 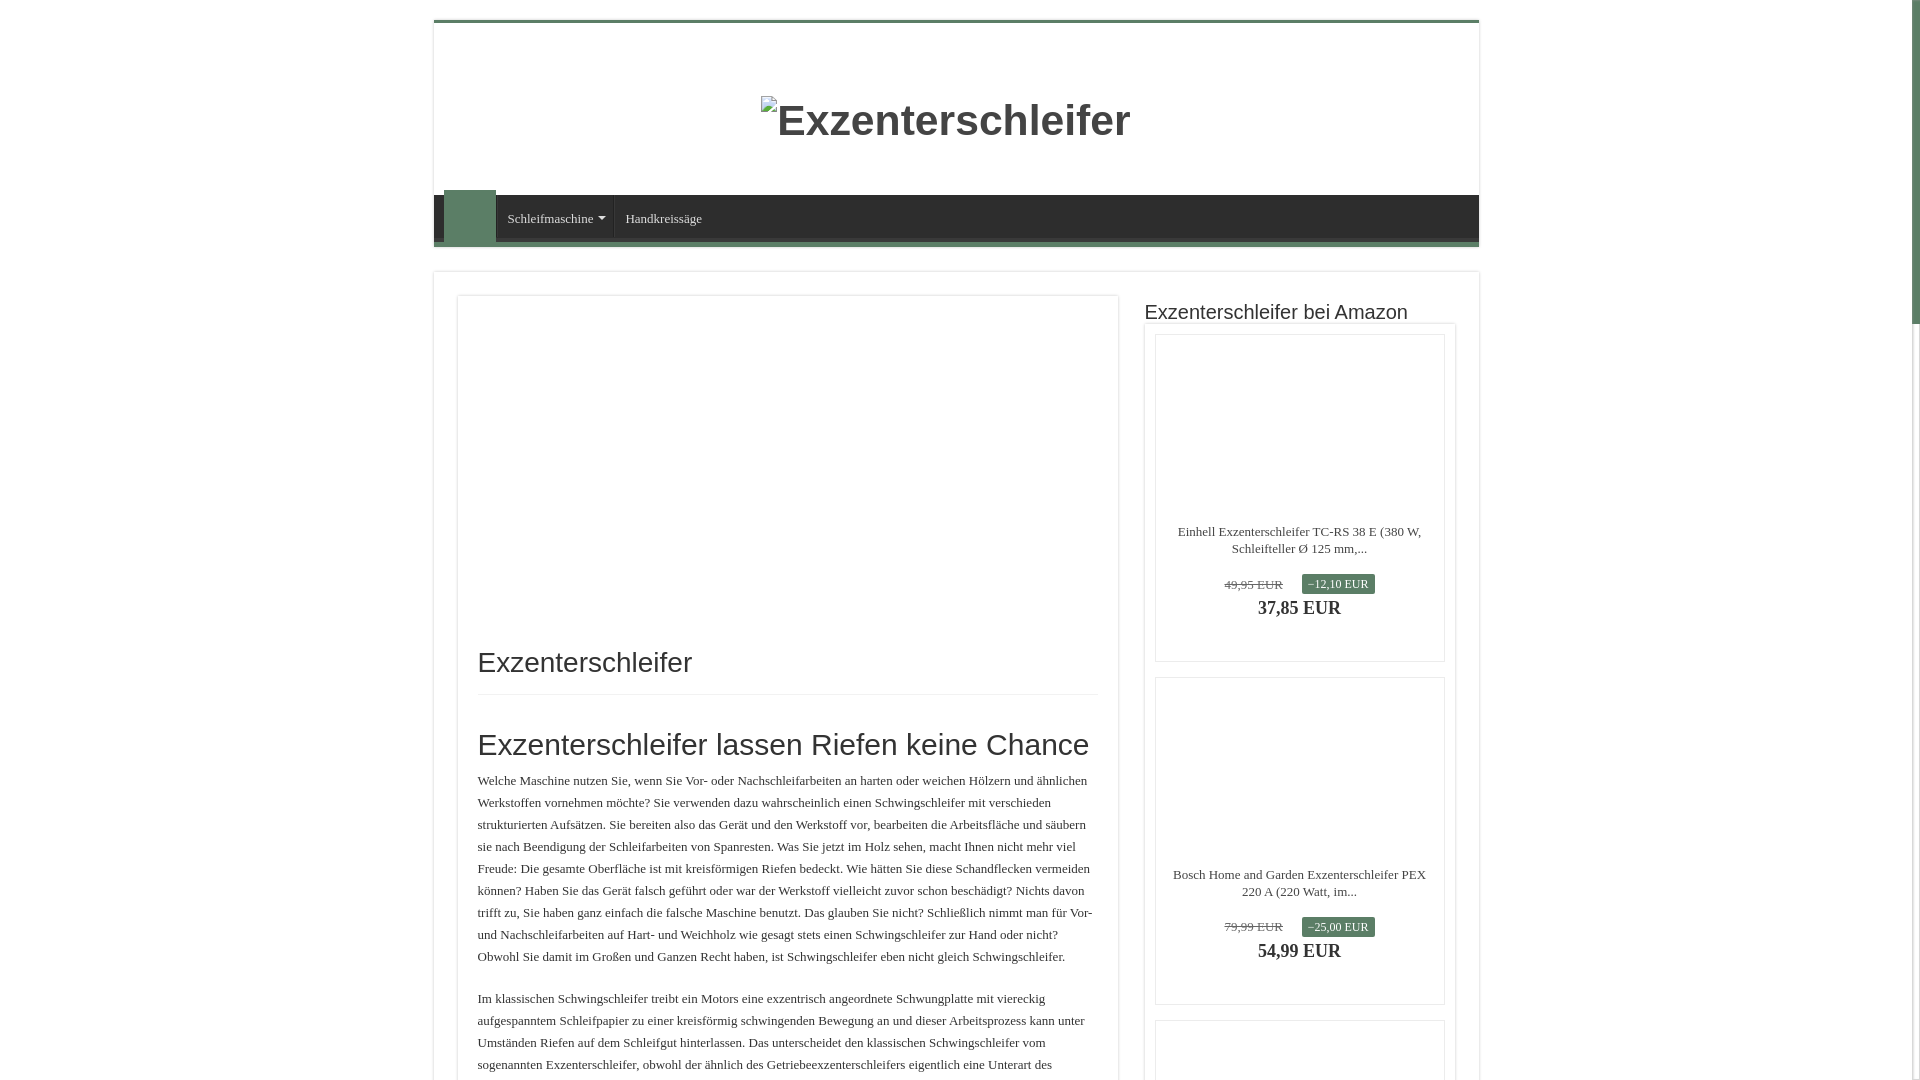 What do you see at coordinates (554, 216) in the screenshot?
I see `'Schleifmaschine'` at bounding box center [554, 216].